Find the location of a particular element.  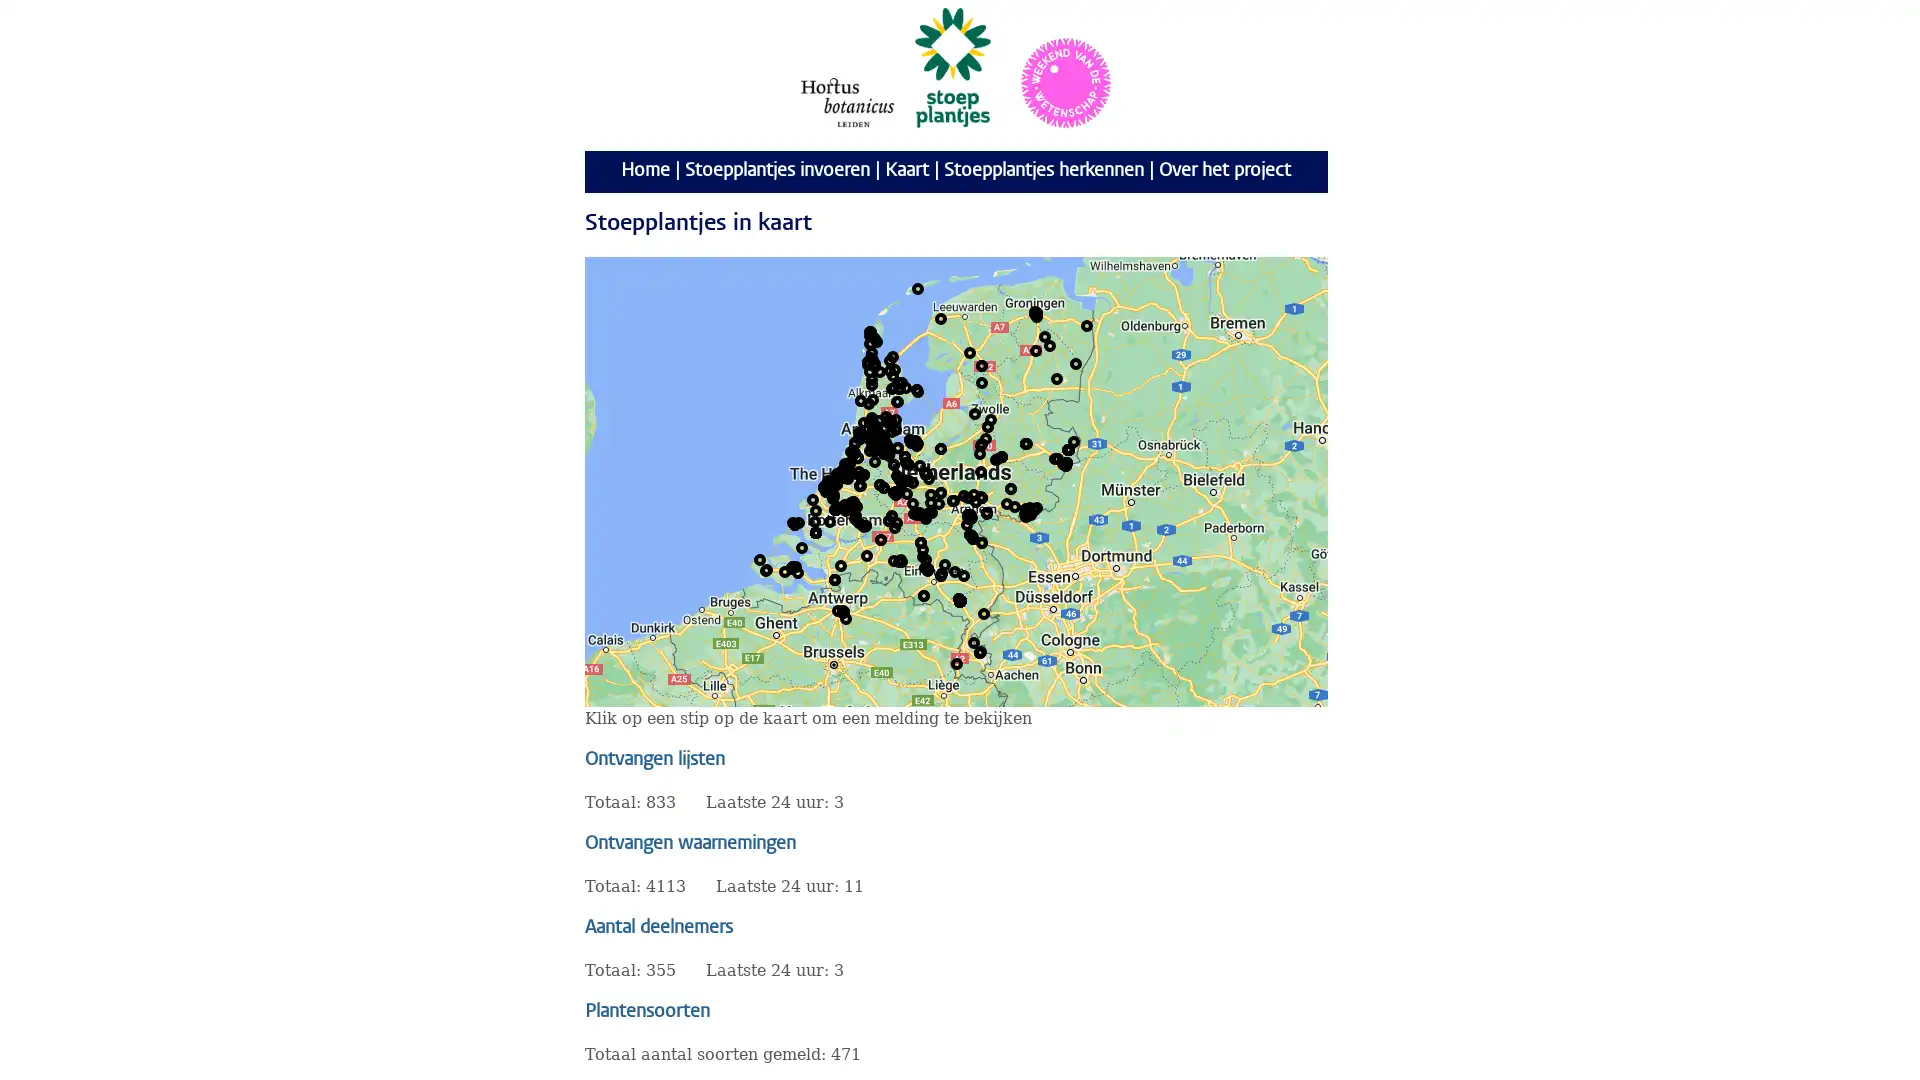

Telling van Giel de bruin op 03 juni 2022 is located at coordinates (816, 531).